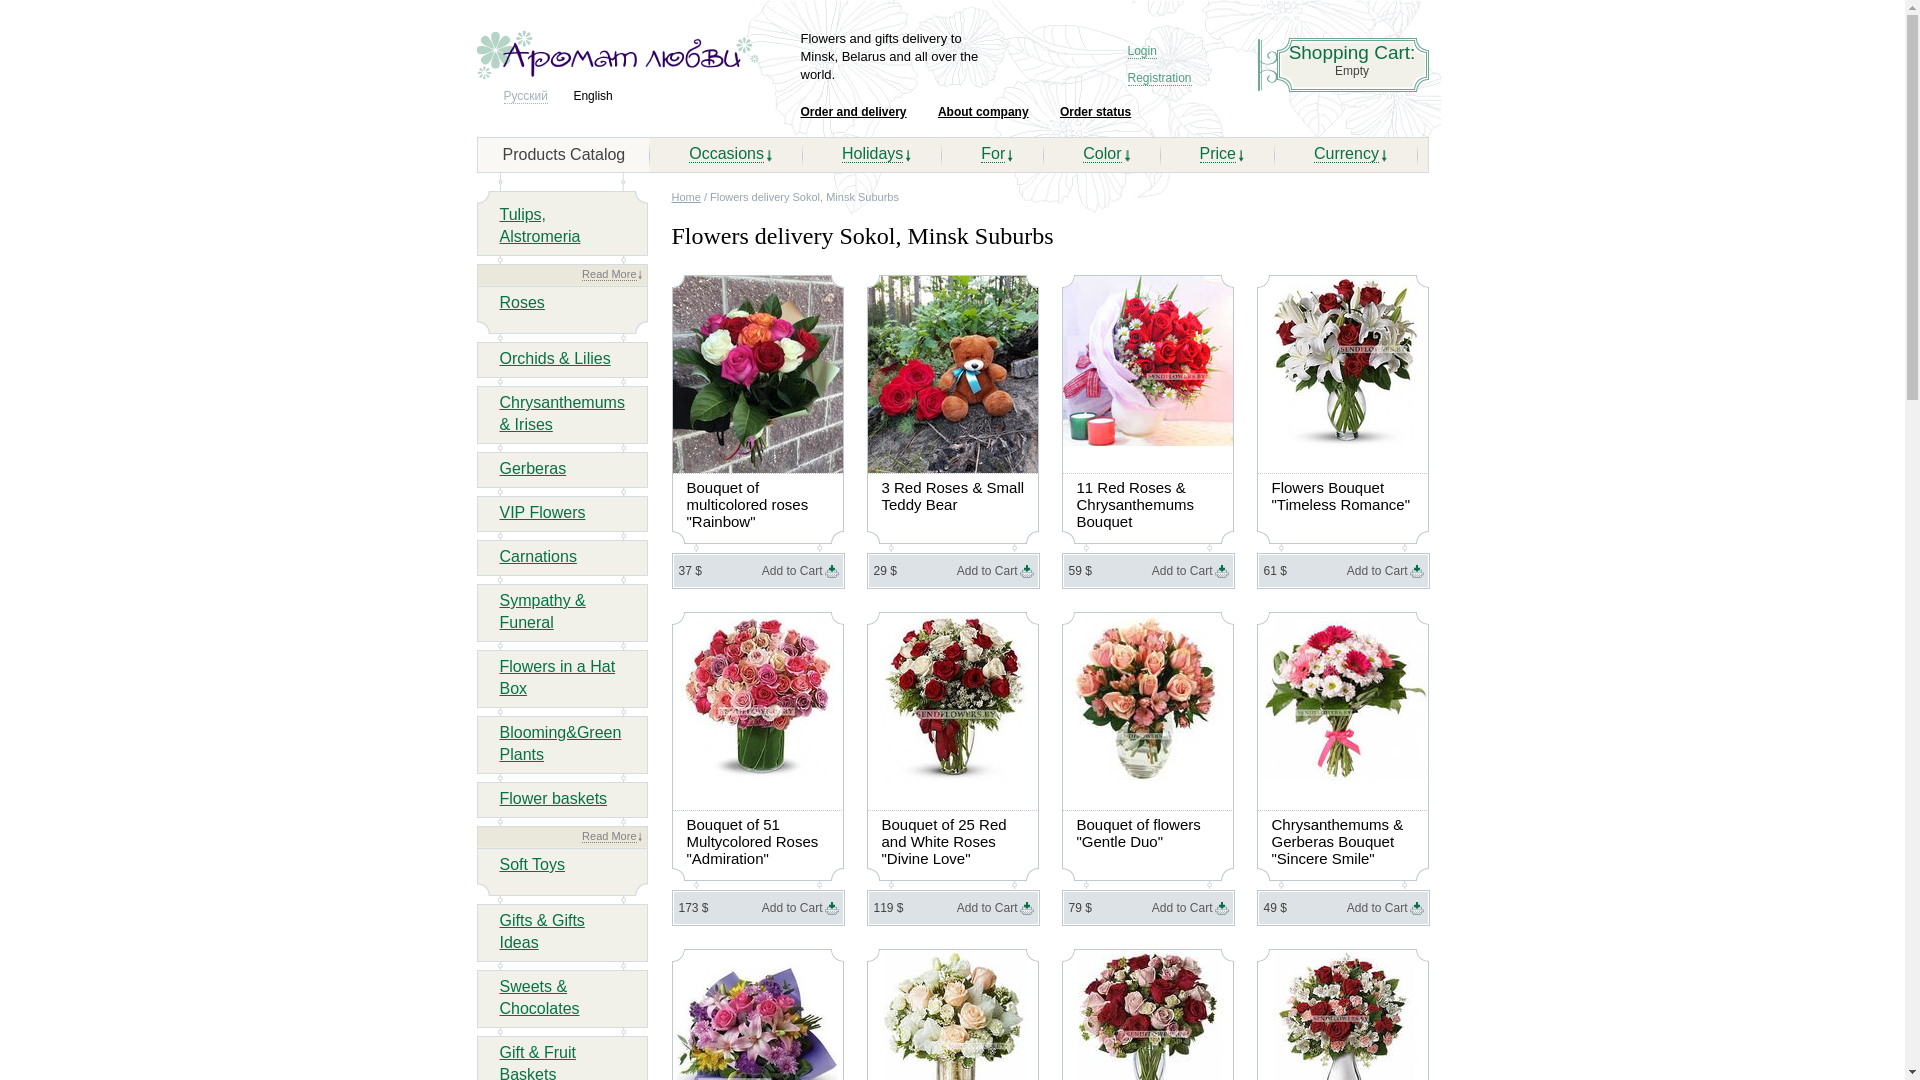 The image size is (1920, 1080). What do you see at coordinates (1289, 52) in the screenshot?
I see `'Shopping Cart:'` at bounding box center [1289, 52].